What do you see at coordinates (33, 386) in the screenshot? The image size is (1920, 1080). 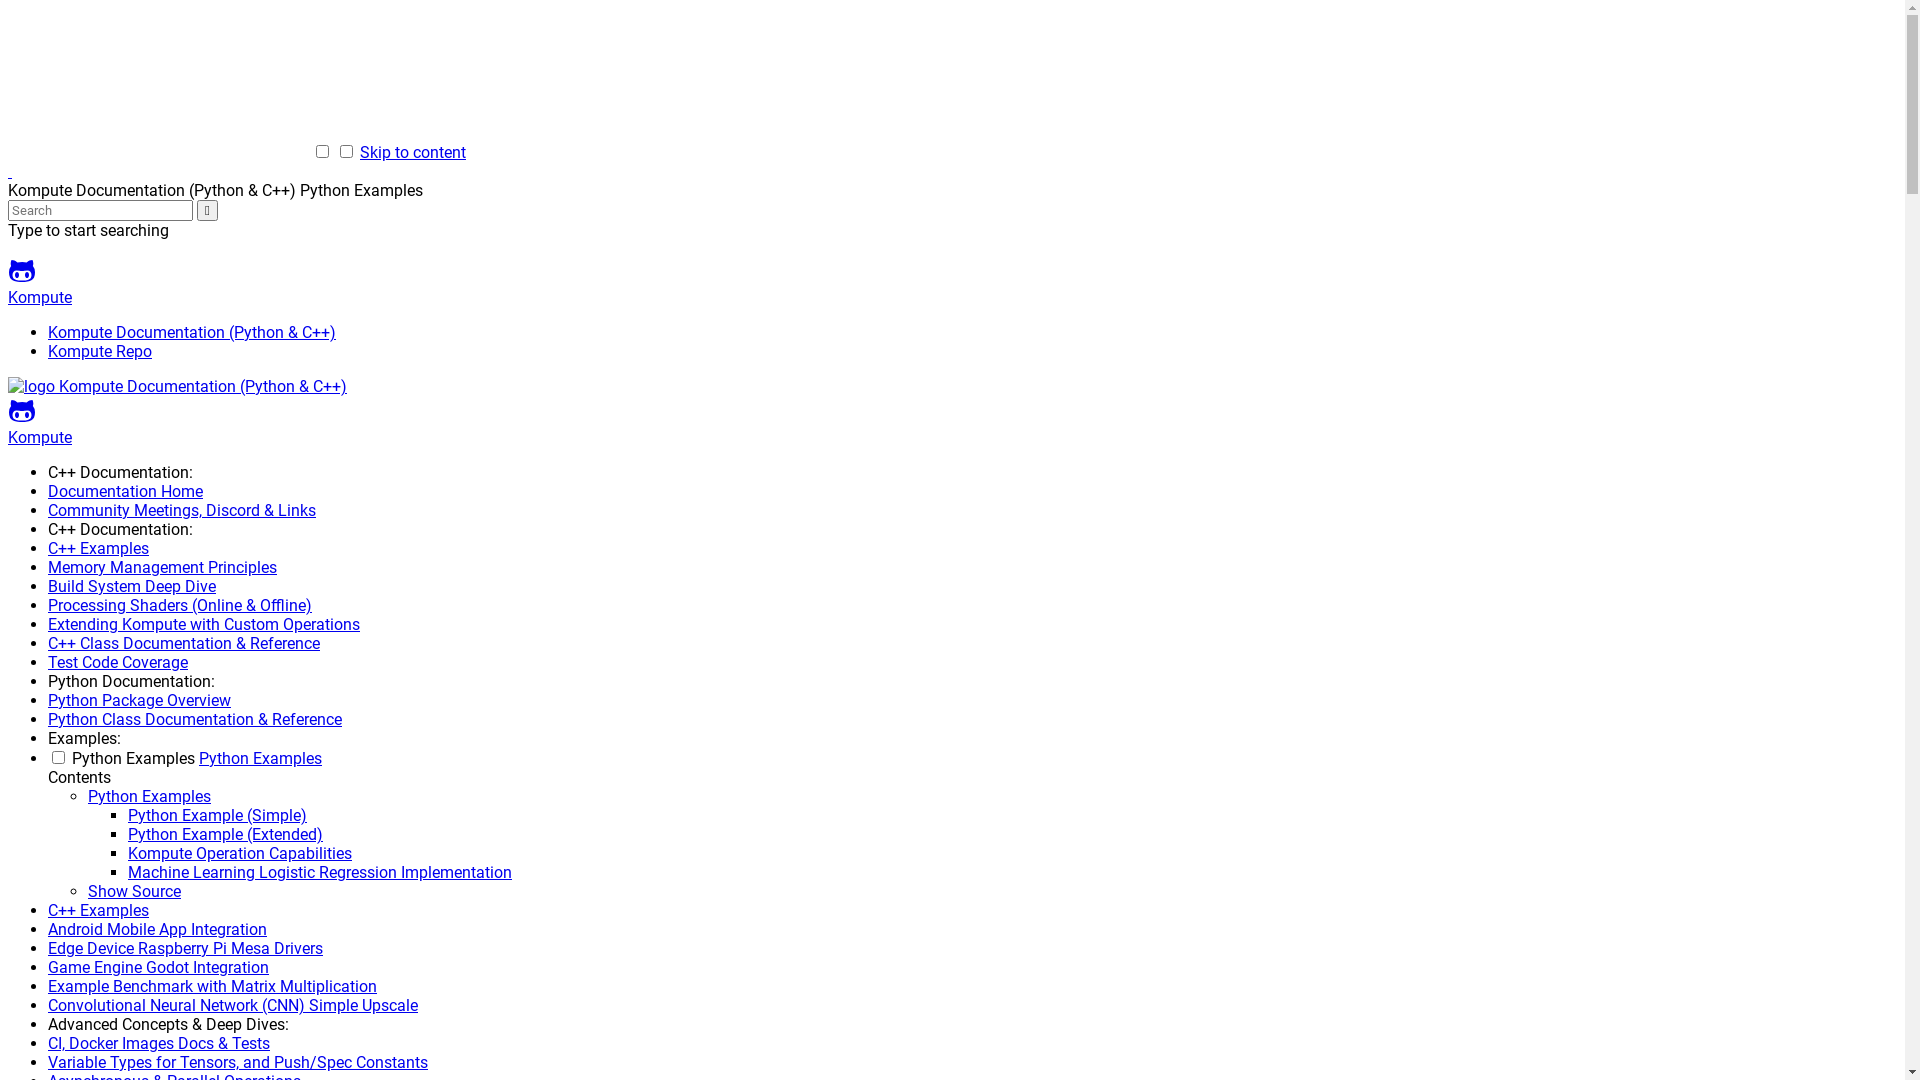 I see `'Kompute Documentation (Python & C++)'` at bounding box center [33, 386].